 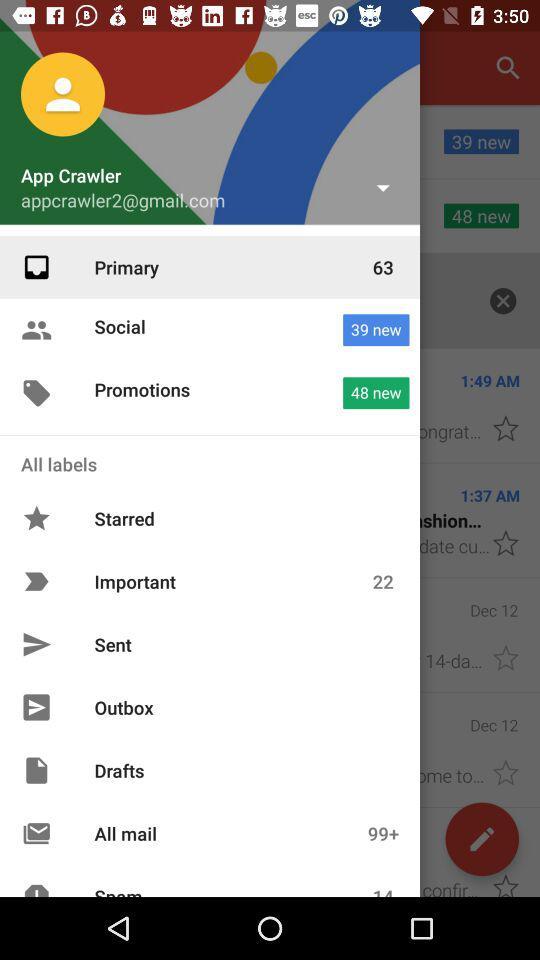 What do you see at coordinates (502, 301) in the screenshot?
I see `the cross symbol` at bounding box center [502, 301].